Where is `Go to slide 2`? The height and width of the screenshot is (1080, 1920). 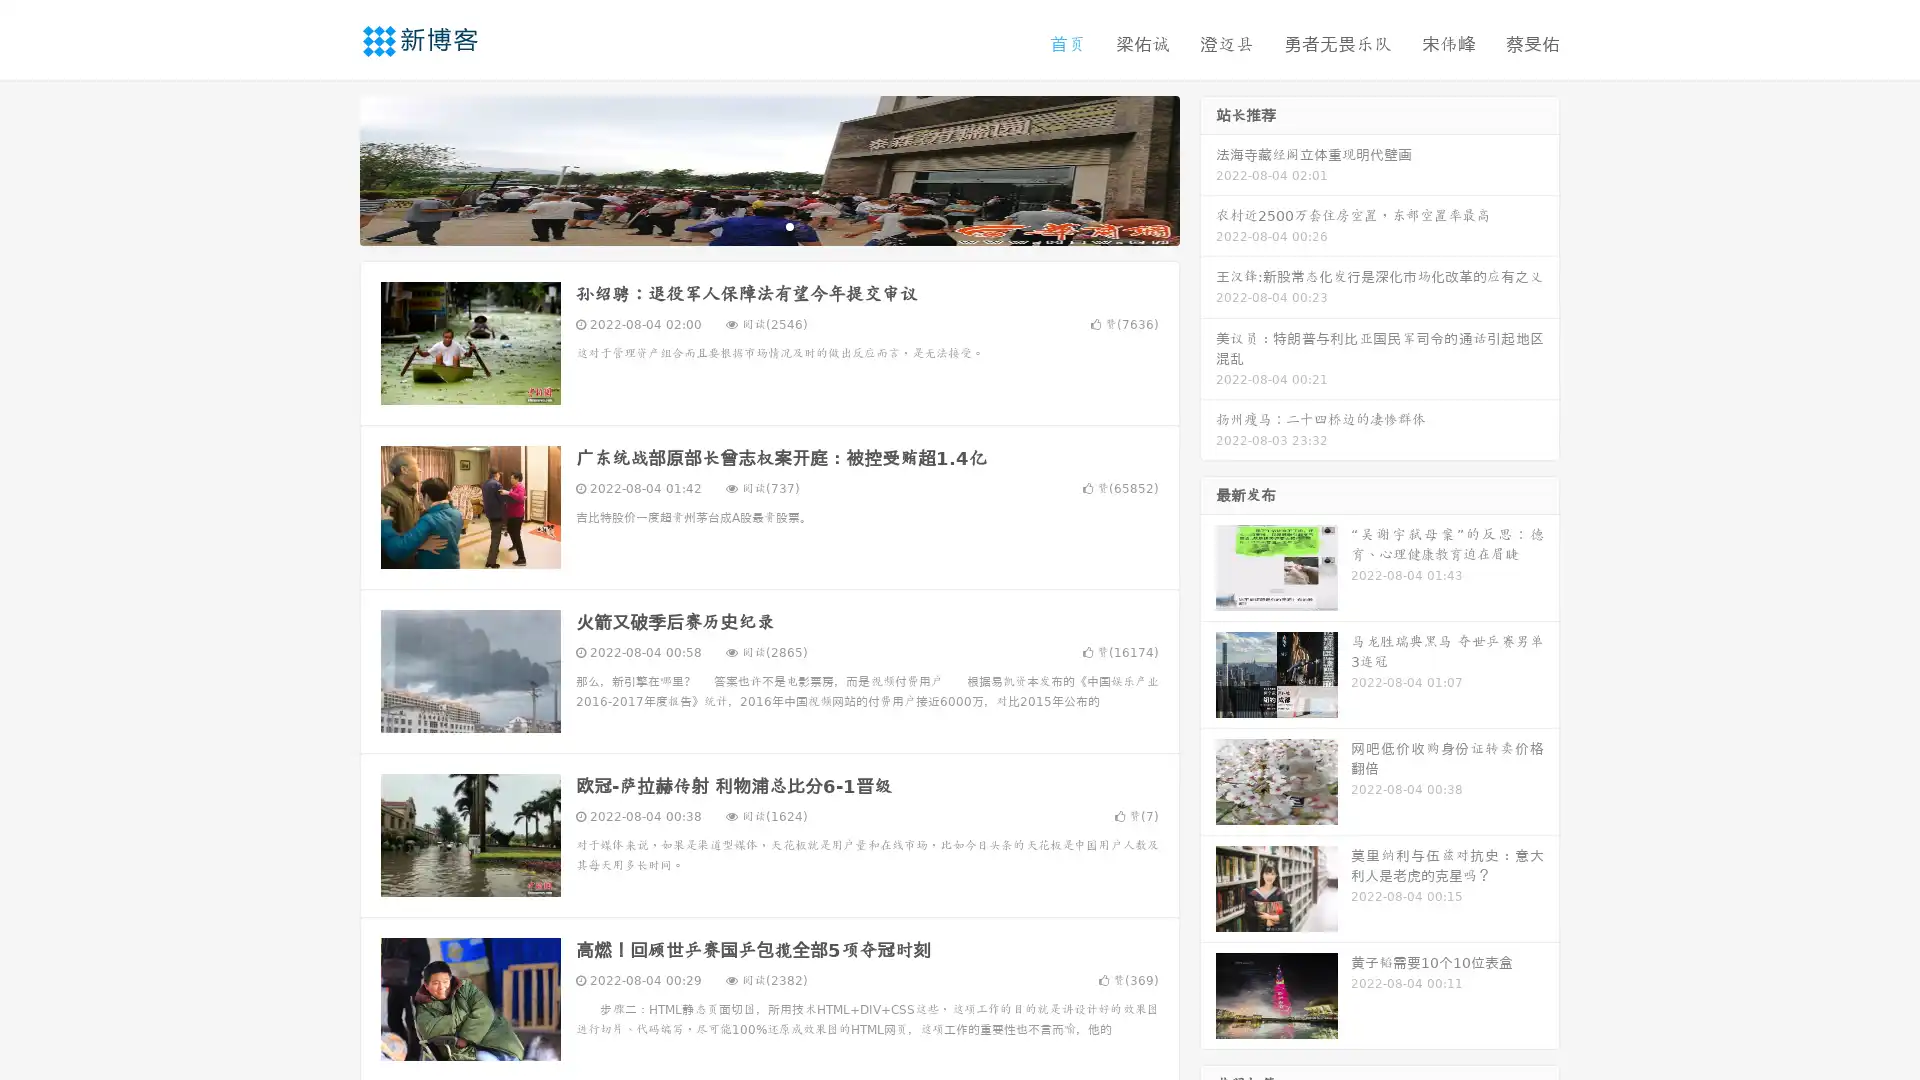 Go to slide 2 is located at coordinates (768, 225).